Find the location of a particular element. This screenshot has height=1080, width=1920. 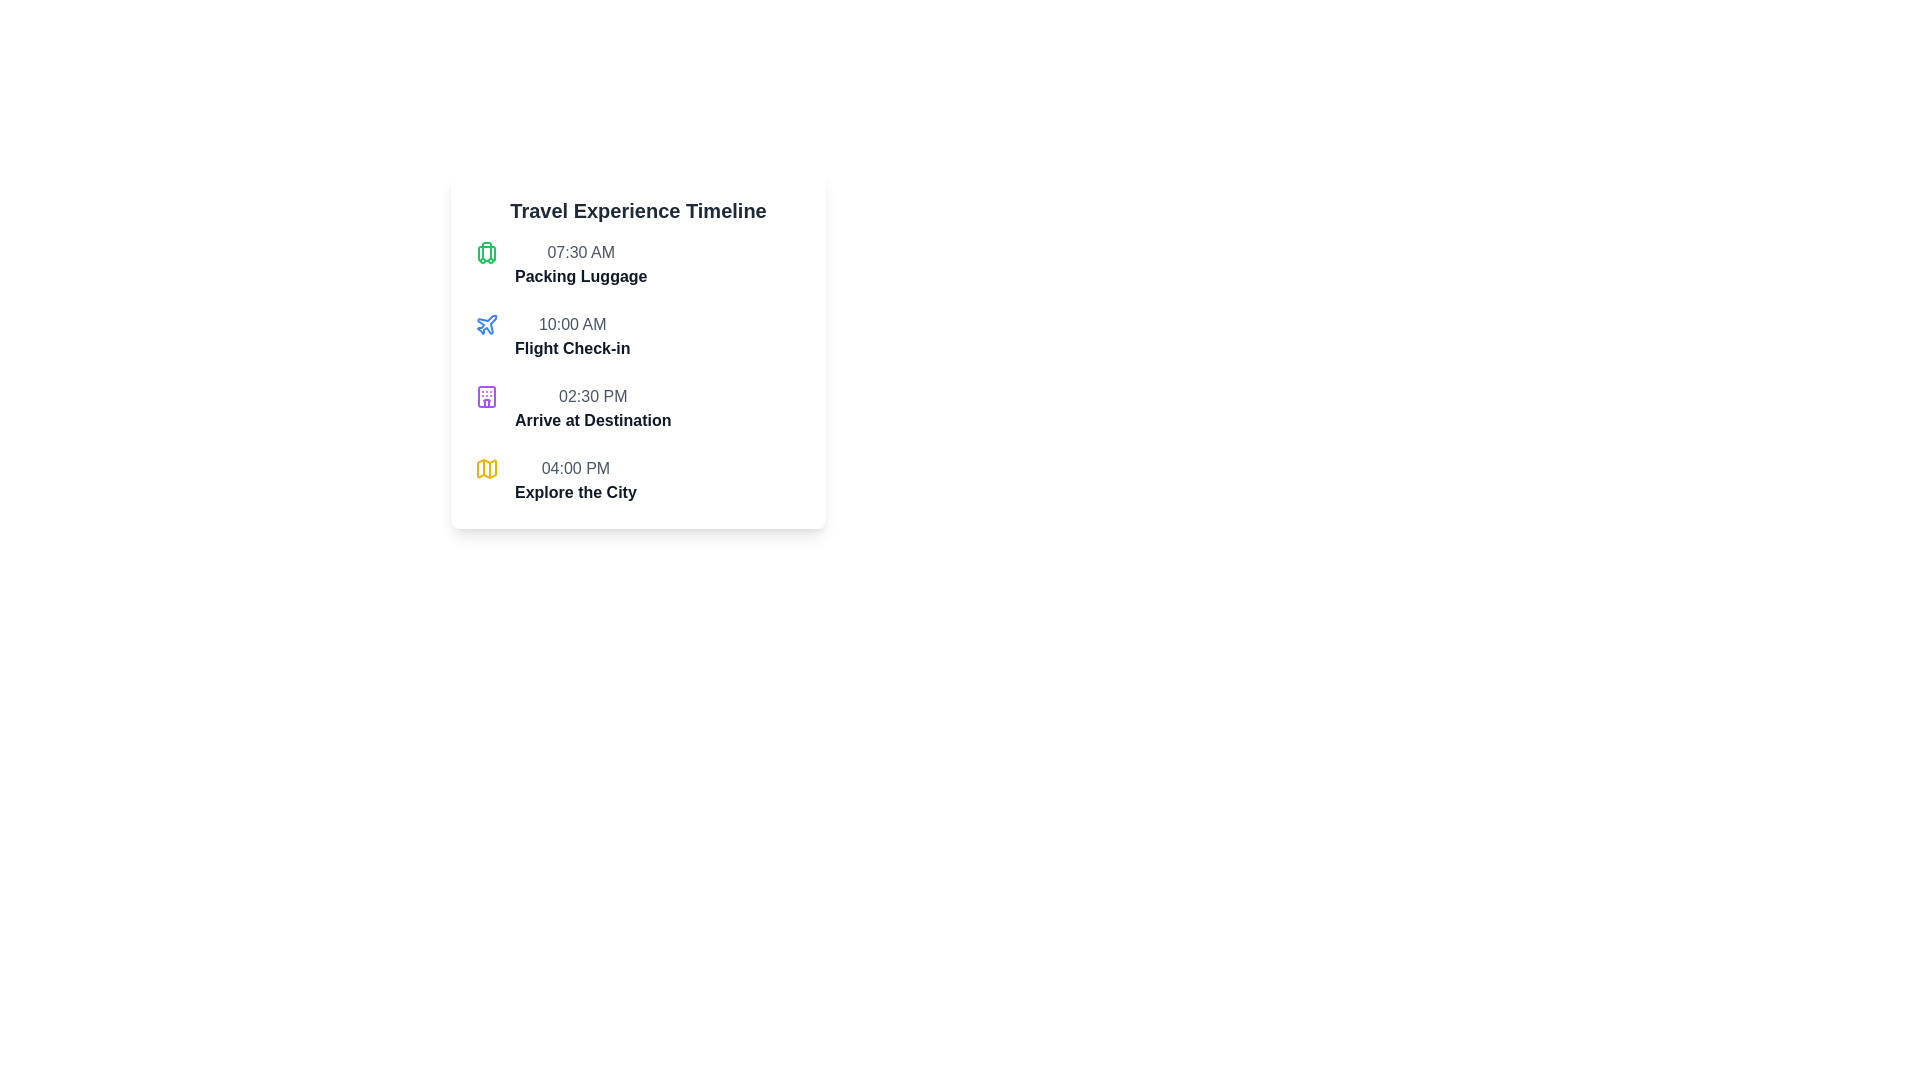

the timestamp text label associated with the 'Flight Check-in' event, located in the second row of the timeline, beneath 'Packing Luggage' is located at coordinates (571, 323).